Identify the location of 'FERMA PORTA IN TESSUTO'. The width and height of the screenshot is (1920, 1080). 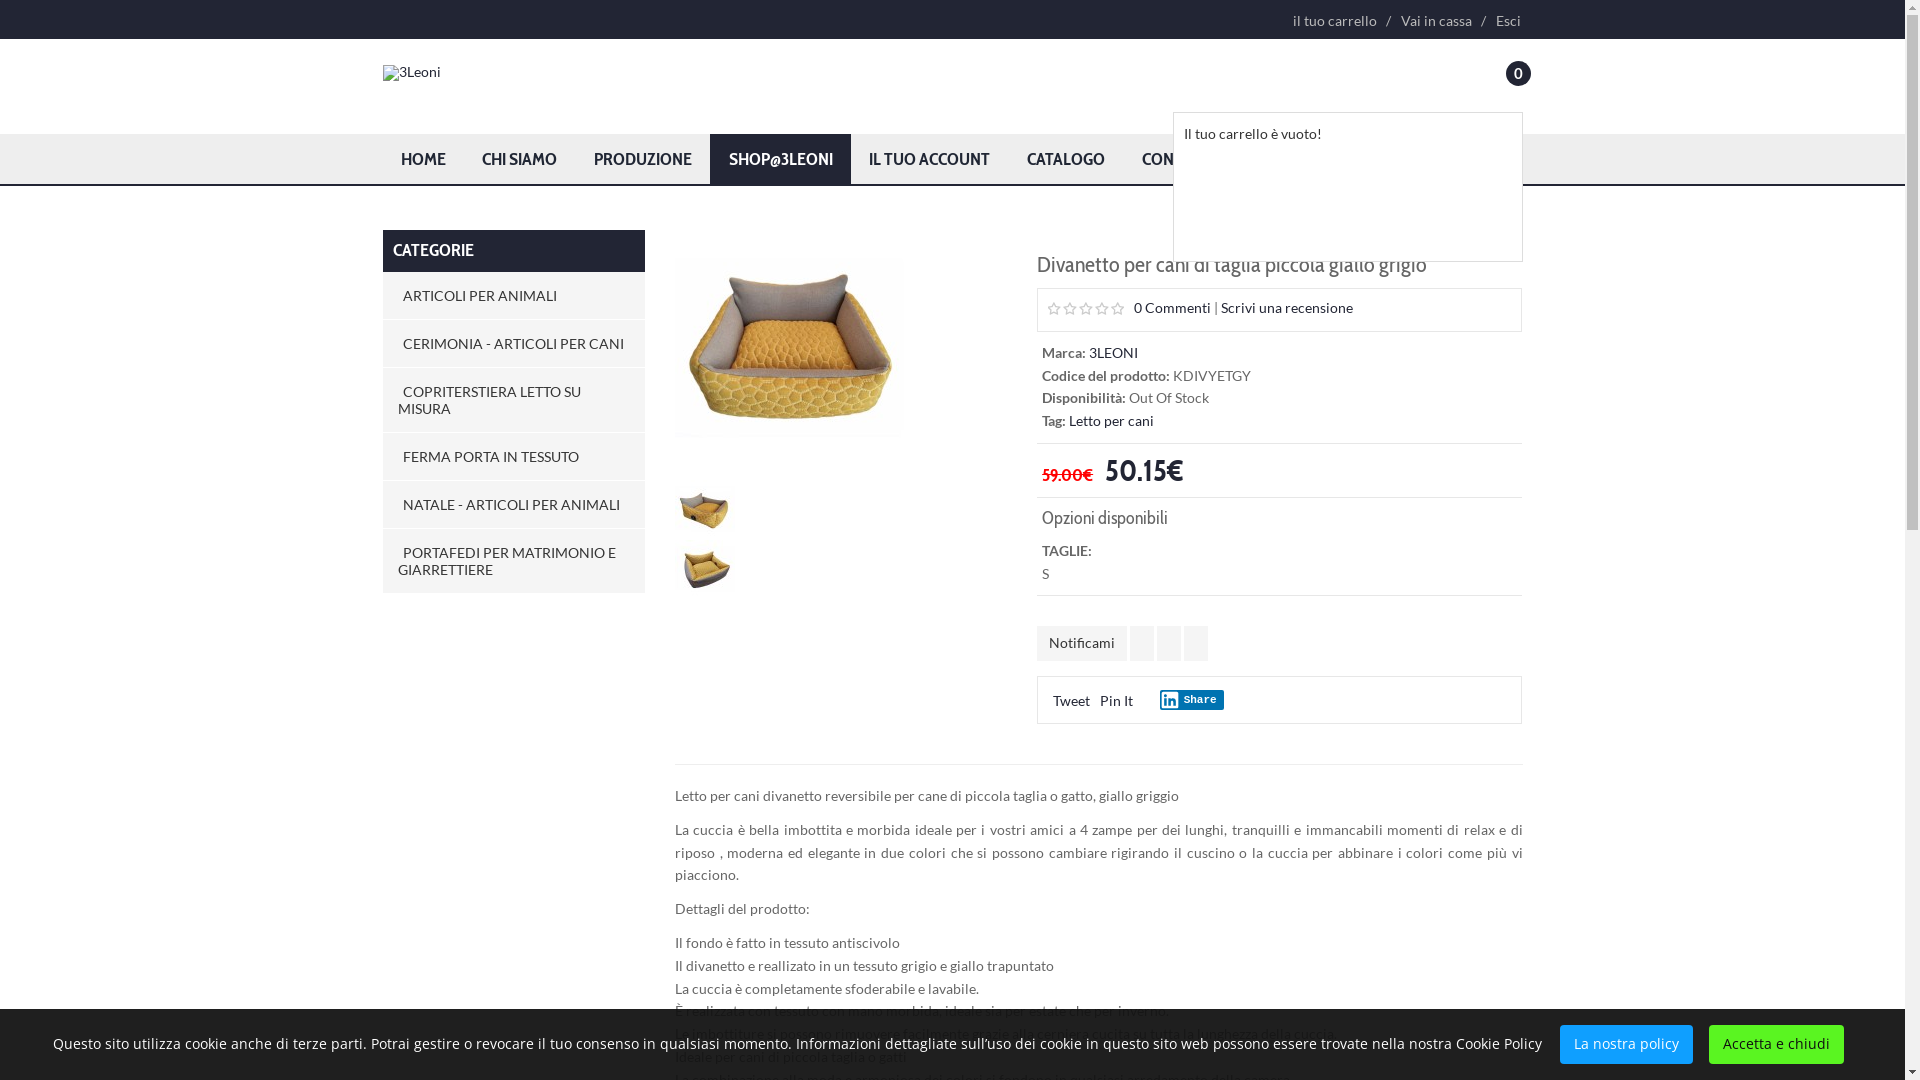
(513, 456).